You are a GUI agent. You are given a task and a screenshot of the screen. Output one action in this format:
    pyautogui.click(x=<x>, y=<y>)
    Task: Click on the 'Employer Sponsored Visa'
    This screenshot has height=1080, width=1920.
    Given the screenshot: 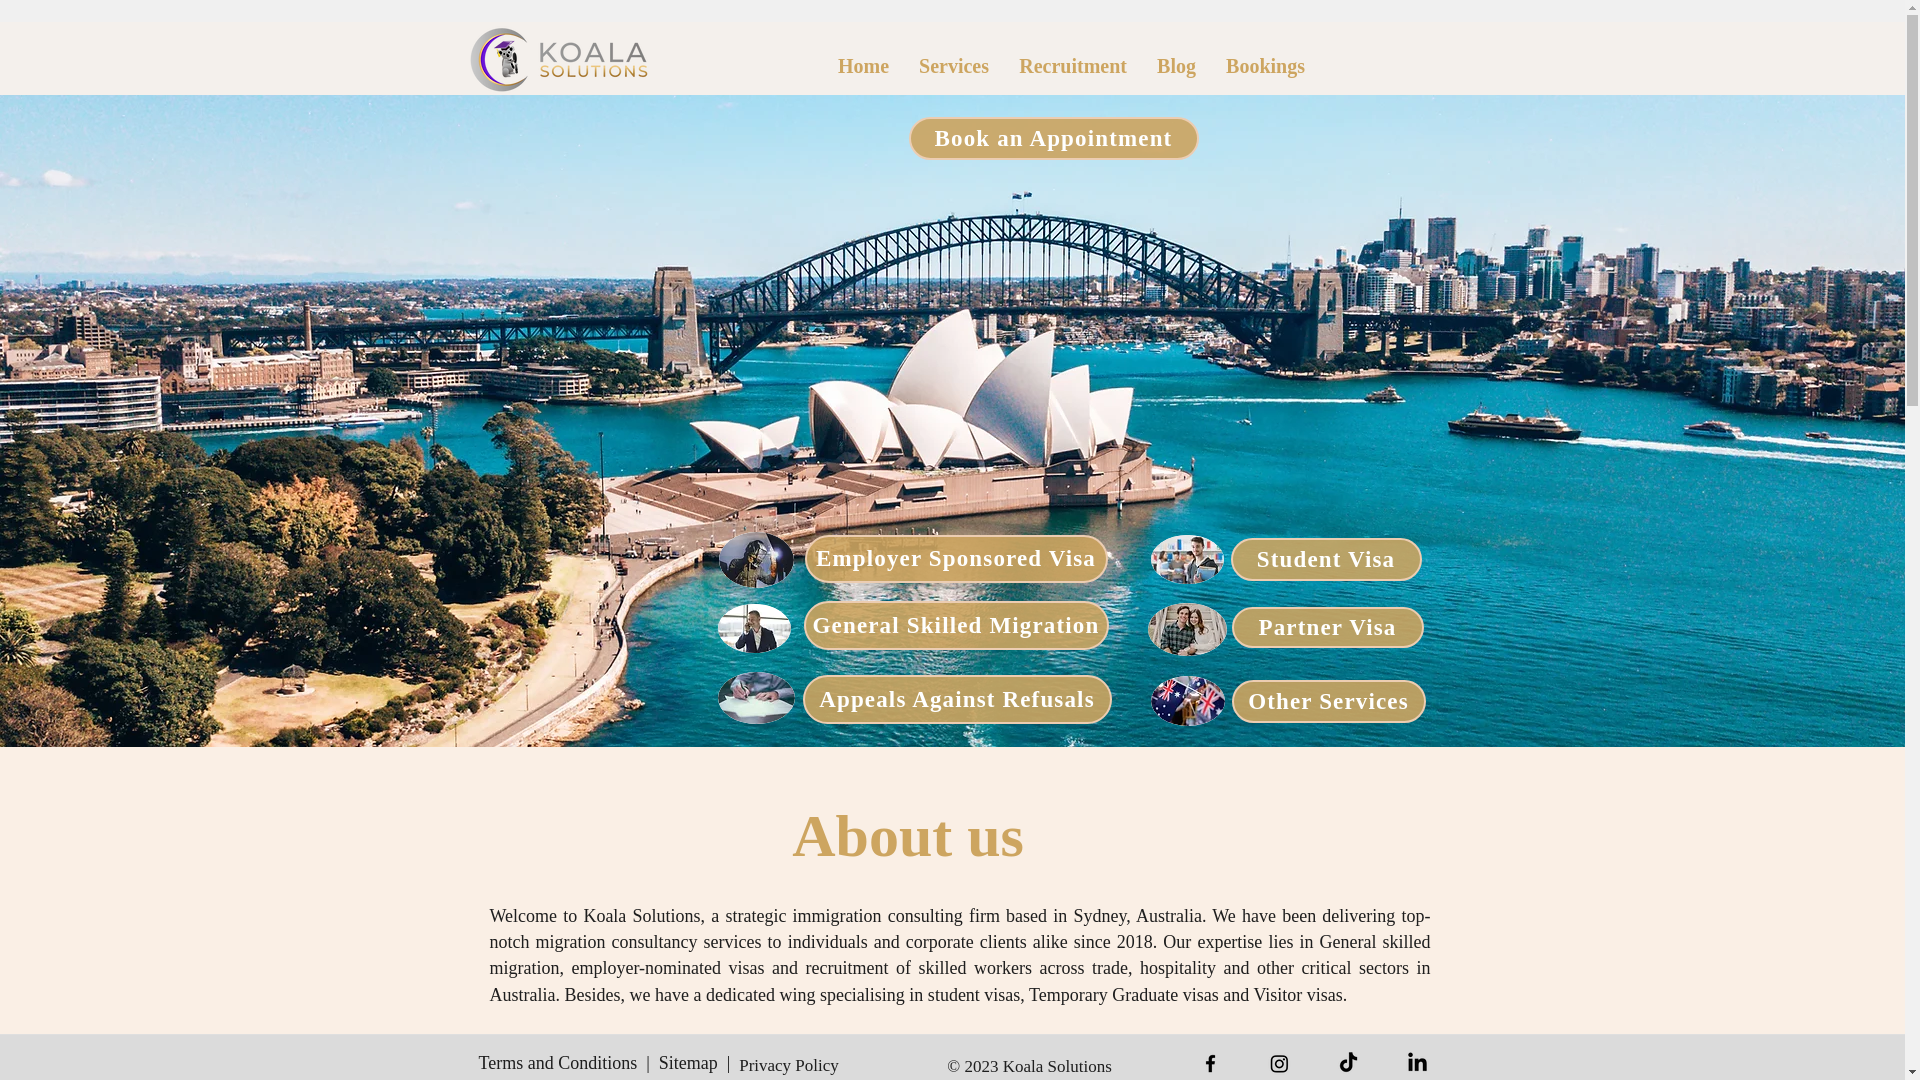 What is the action you would take?
    pyautogui.click(x=954, y=559)
    